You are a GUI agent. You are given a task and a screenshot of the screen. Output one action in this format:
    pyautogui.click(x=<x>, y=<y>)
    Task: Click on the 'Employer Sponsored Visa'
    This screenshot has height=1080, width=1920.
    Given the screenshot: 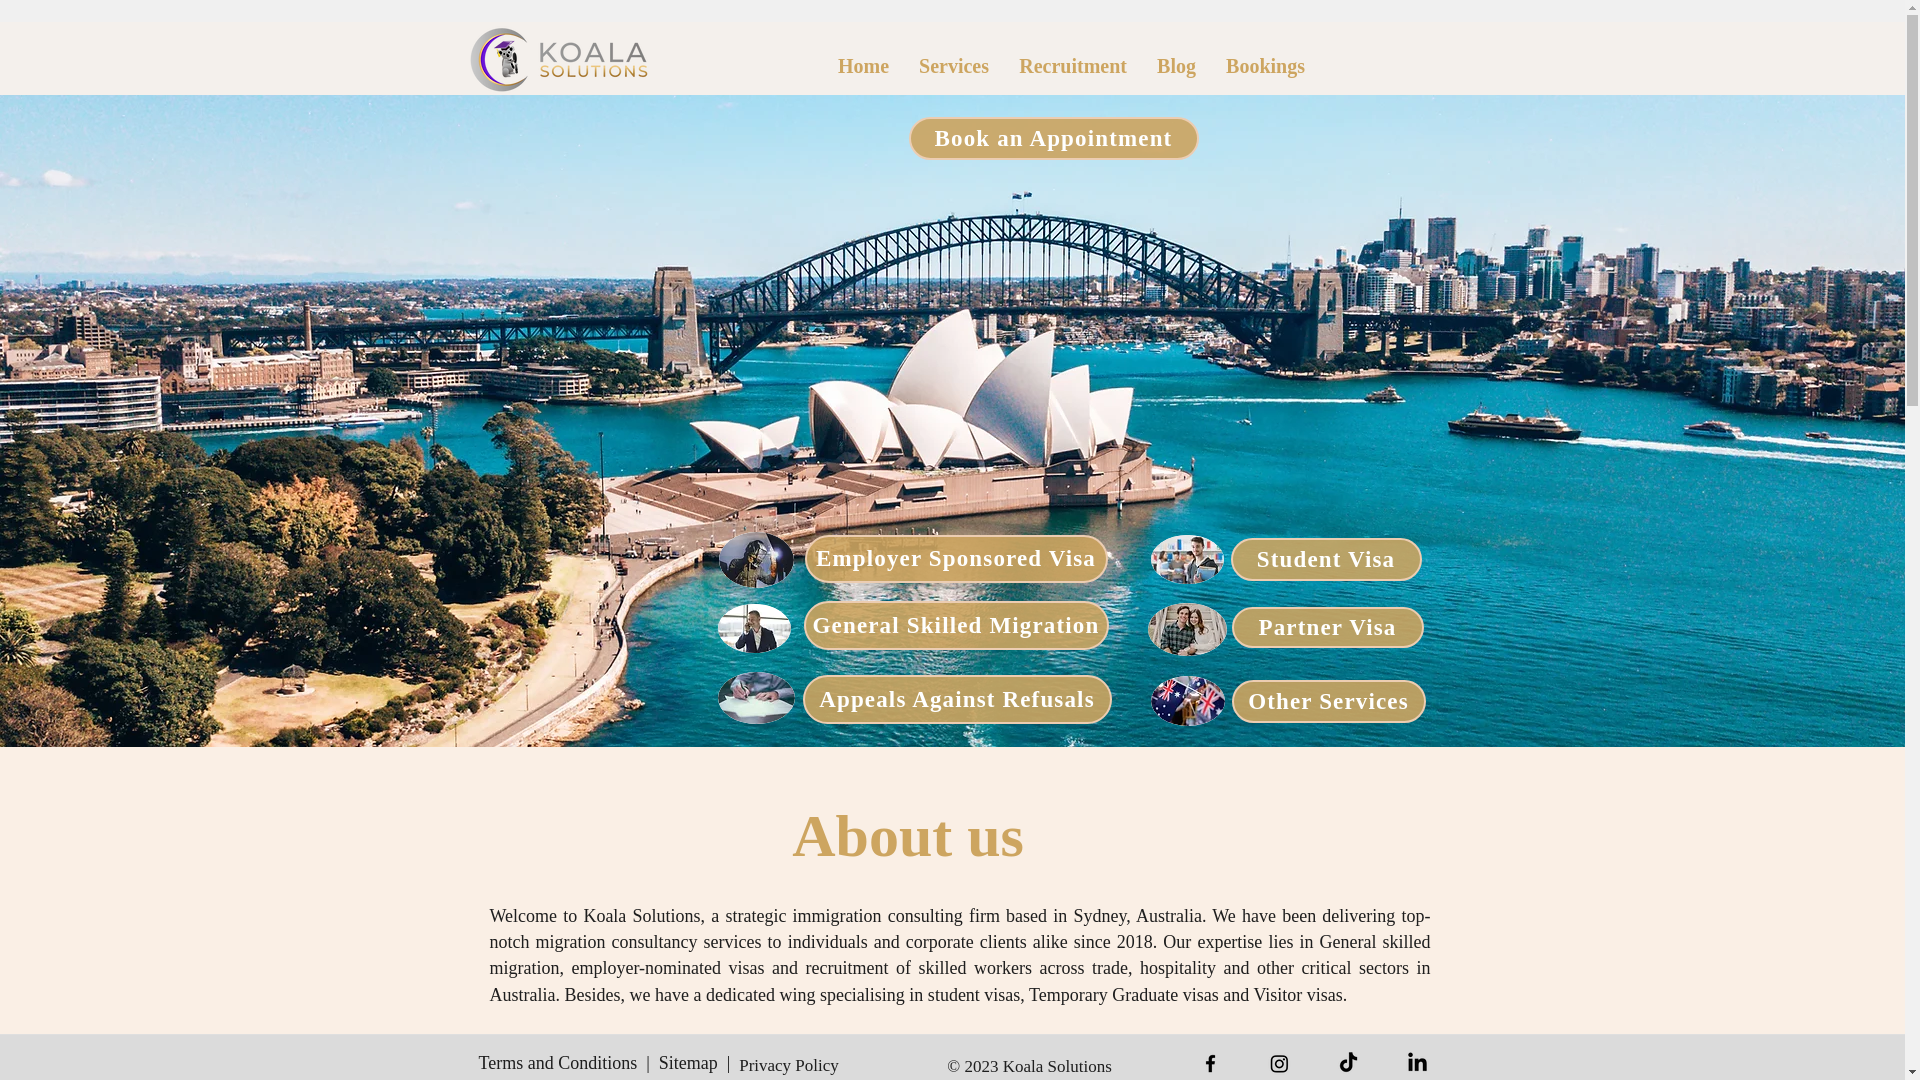 What is the action you would take?
    pyautogui.click(x=954, y=559)
    